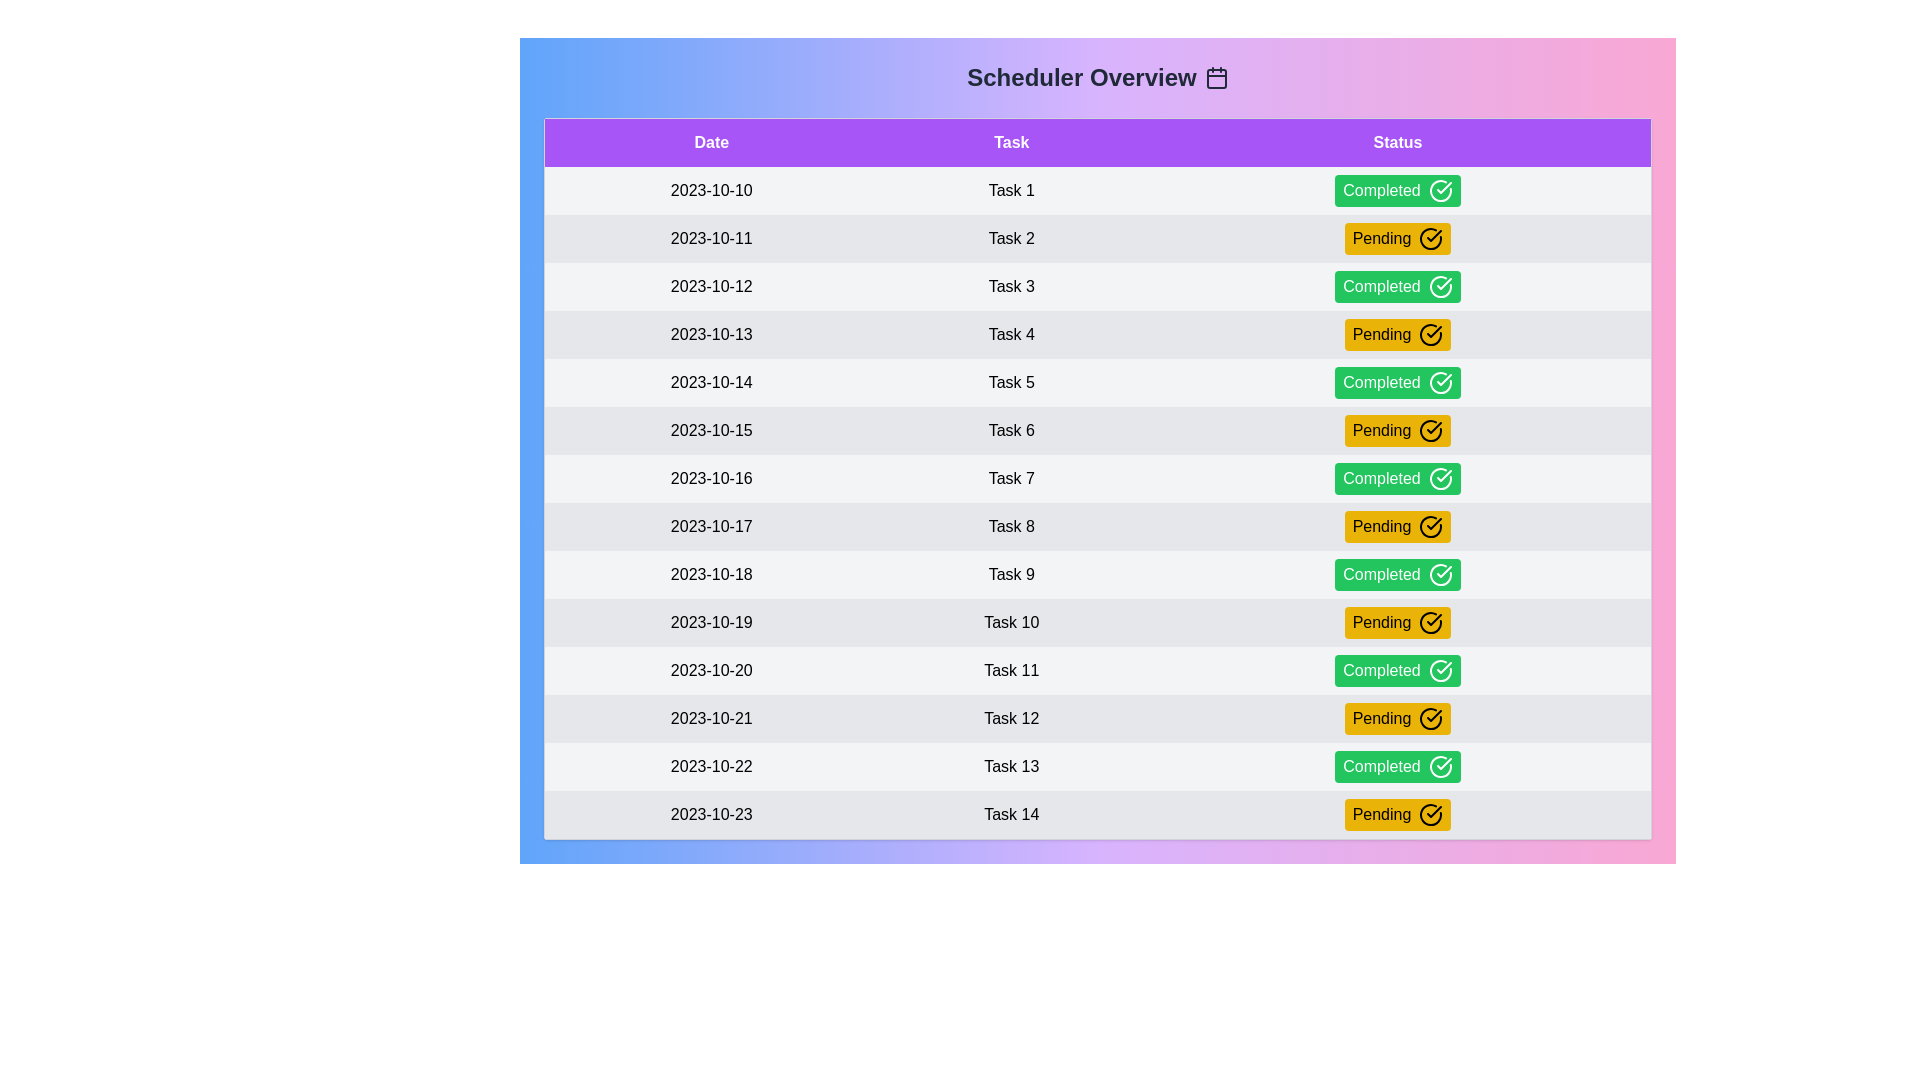 Image resolution: width=1920 pixels, height=1080 pixels. What do you see at coordinates (1214, 76) in the screenshot?
I see `the calendar icon in the header section to open the calendar view` at bounding box center [1214, 76].